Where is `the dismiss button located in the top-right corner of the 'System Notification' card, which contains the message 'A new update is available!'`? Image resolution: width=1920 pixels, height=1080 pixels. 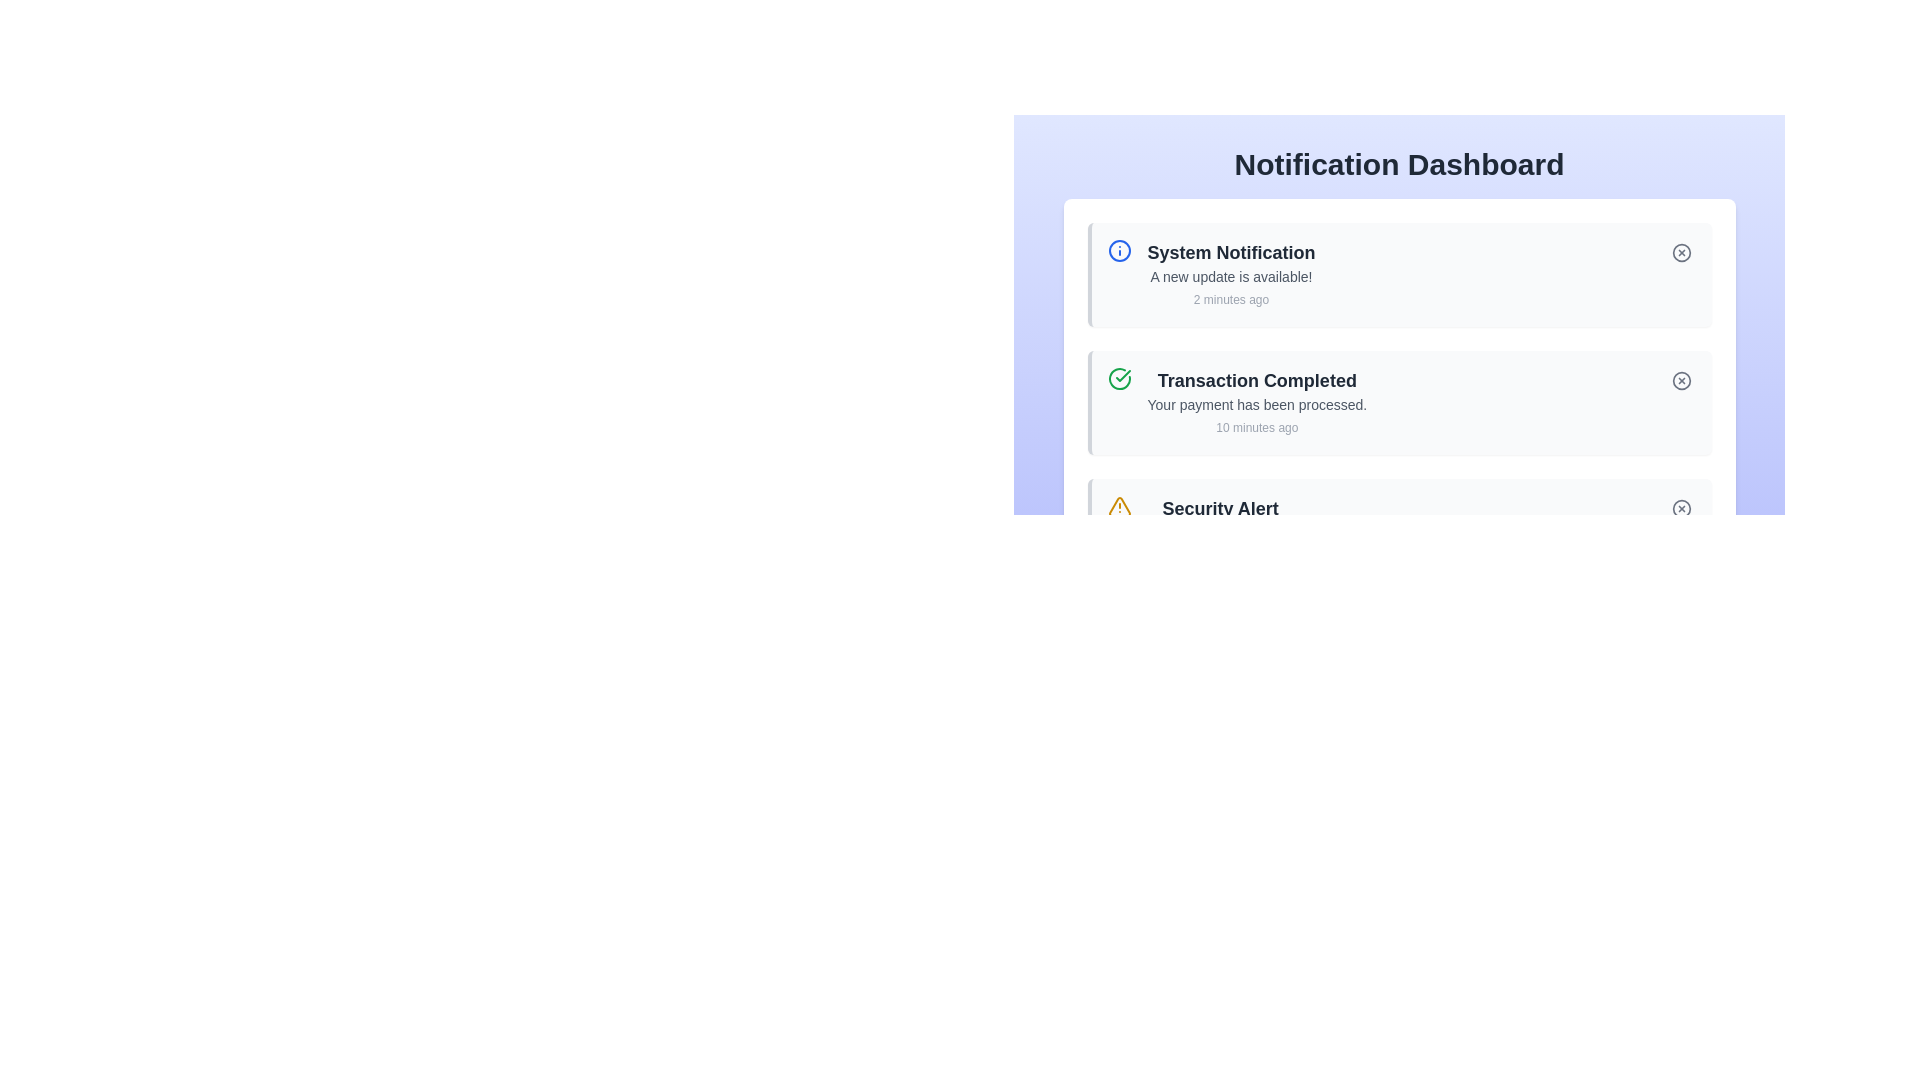 the dismiss button located in the top-right corner of the 'System Notification' card, which contains the message 'A new update is available!' is located at coordinates (1680, 252).